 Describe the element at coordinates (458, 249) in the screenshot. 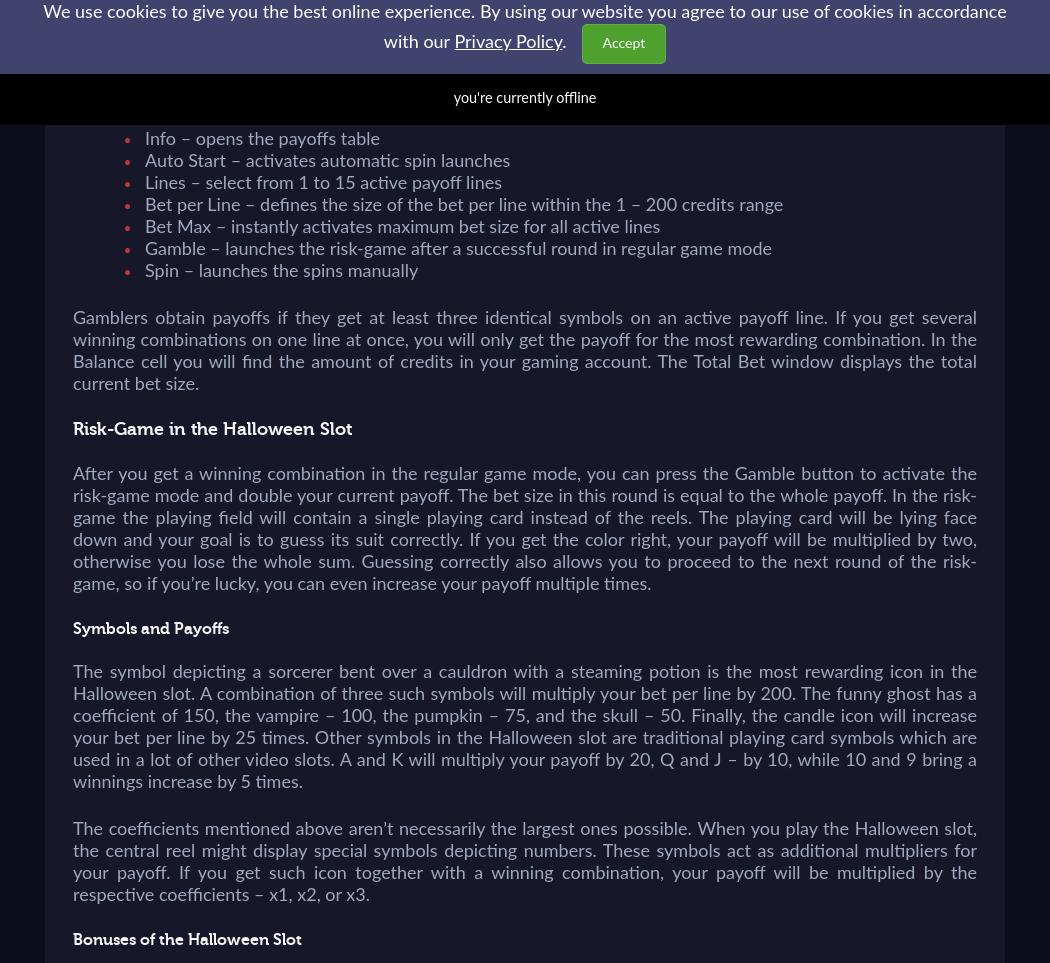

I see `'Gamble – launches the risk-game after a successful round in regular game mode'` at that location.